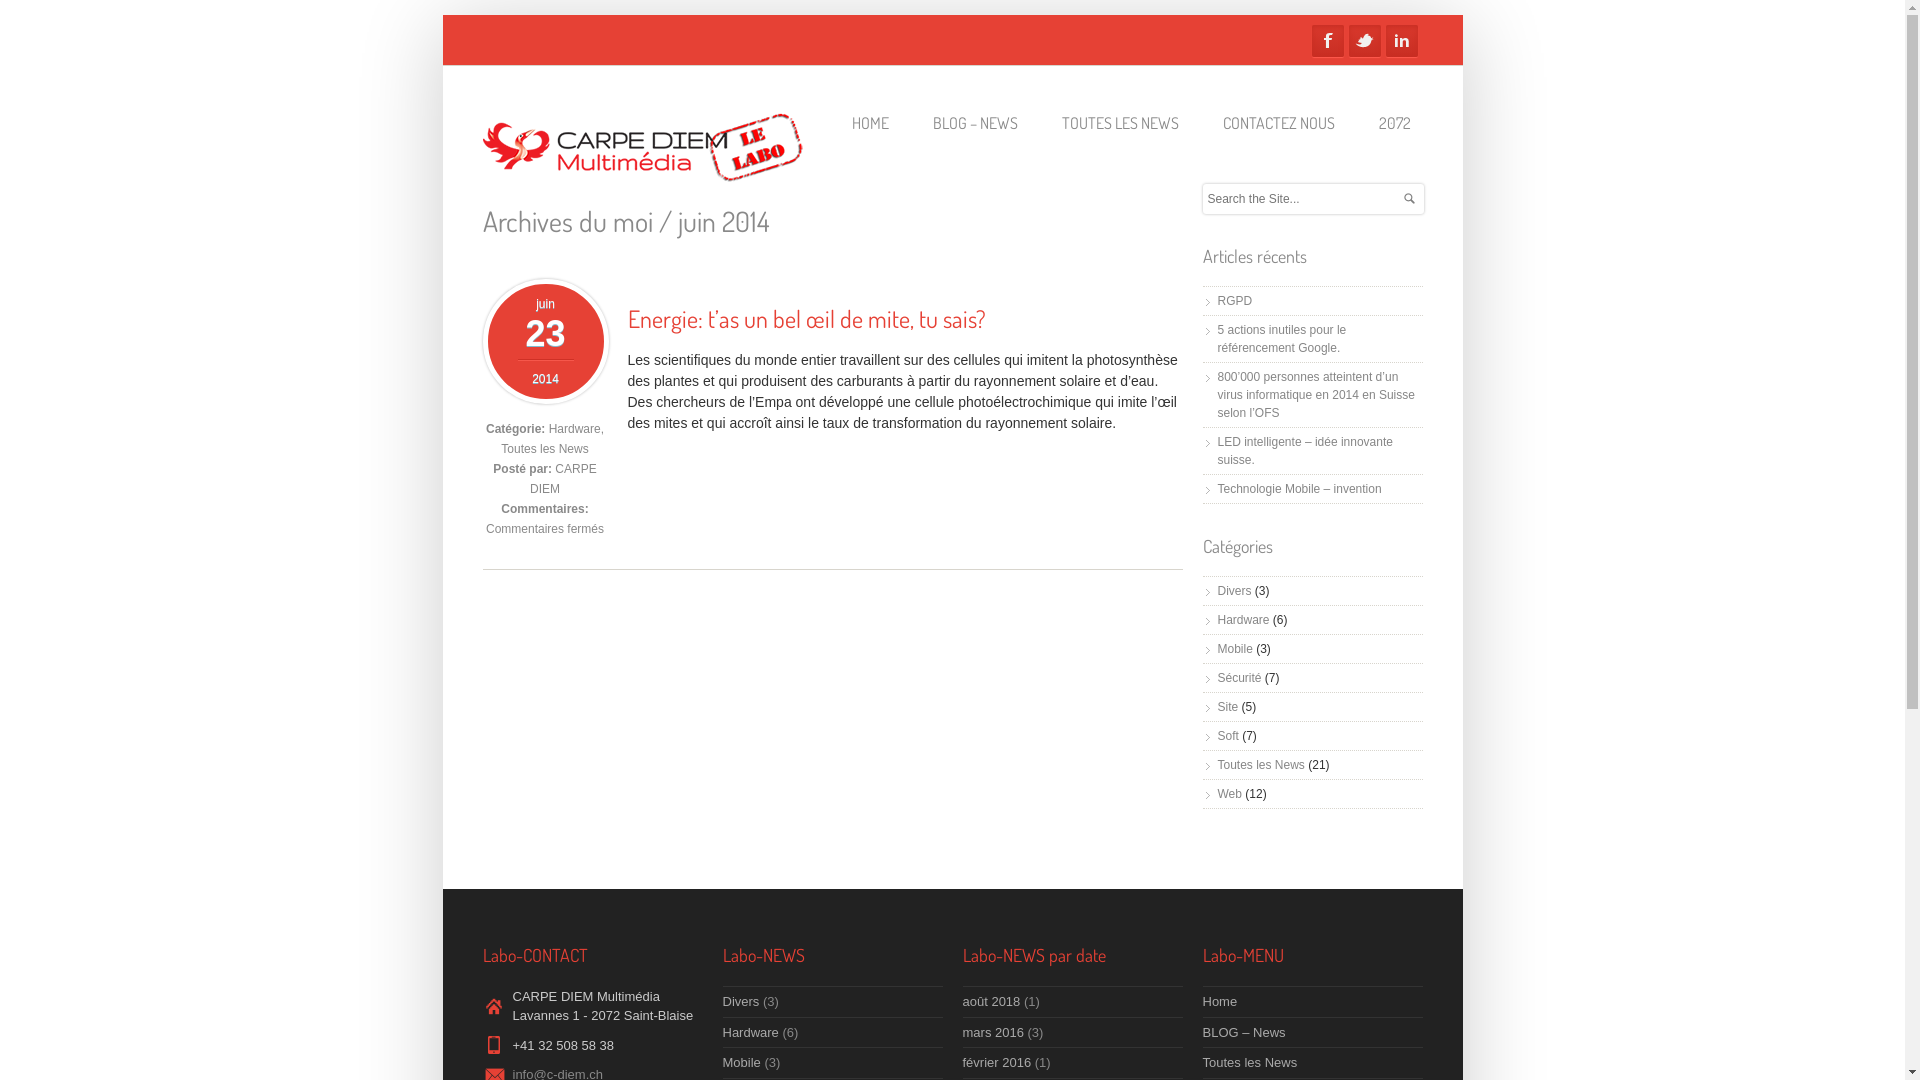 The width and height of the screenshot is (1920, 1080). I want to click on 'Hardware', so click(720, 1032).